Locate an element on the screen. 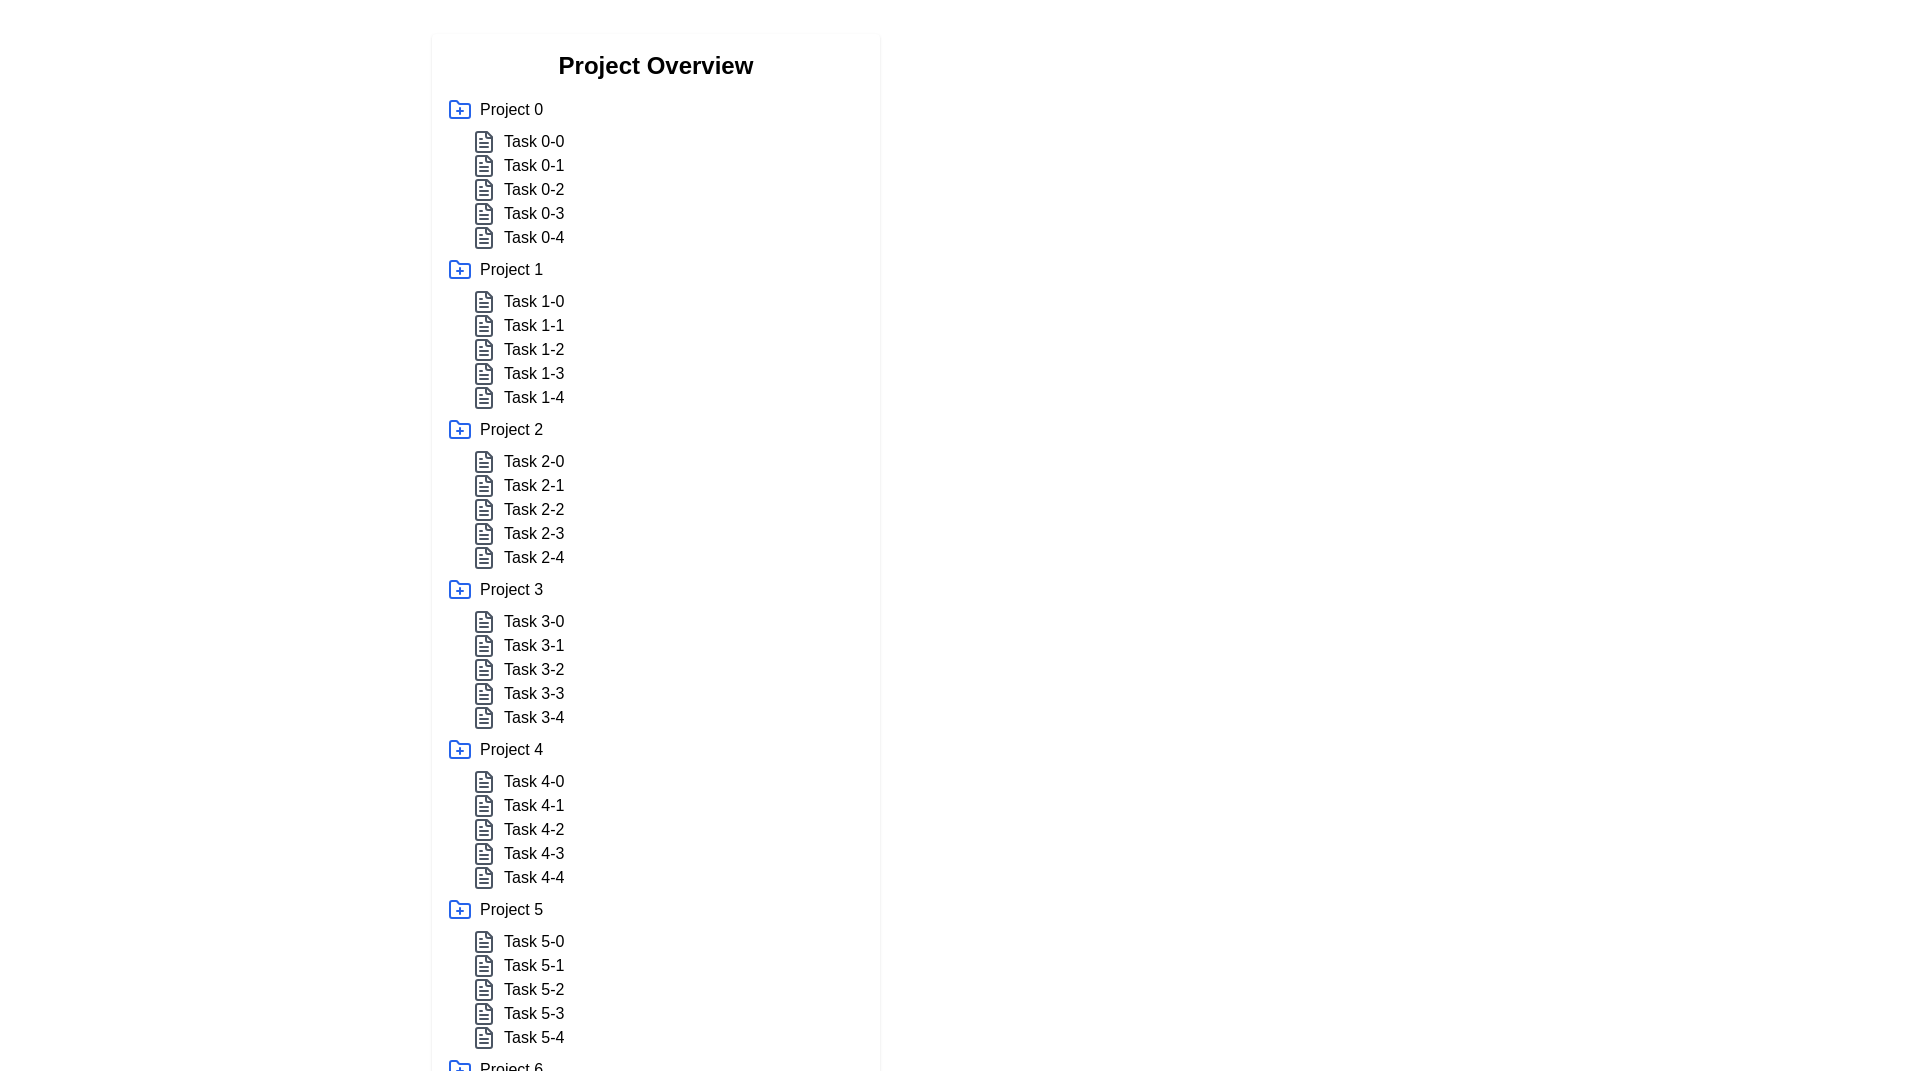 This screenshot has height=1080, width=1920. the gray document-style icon with a folded corner located to the left of the text 'Task 0-1' is located at coordinates (484, 164).